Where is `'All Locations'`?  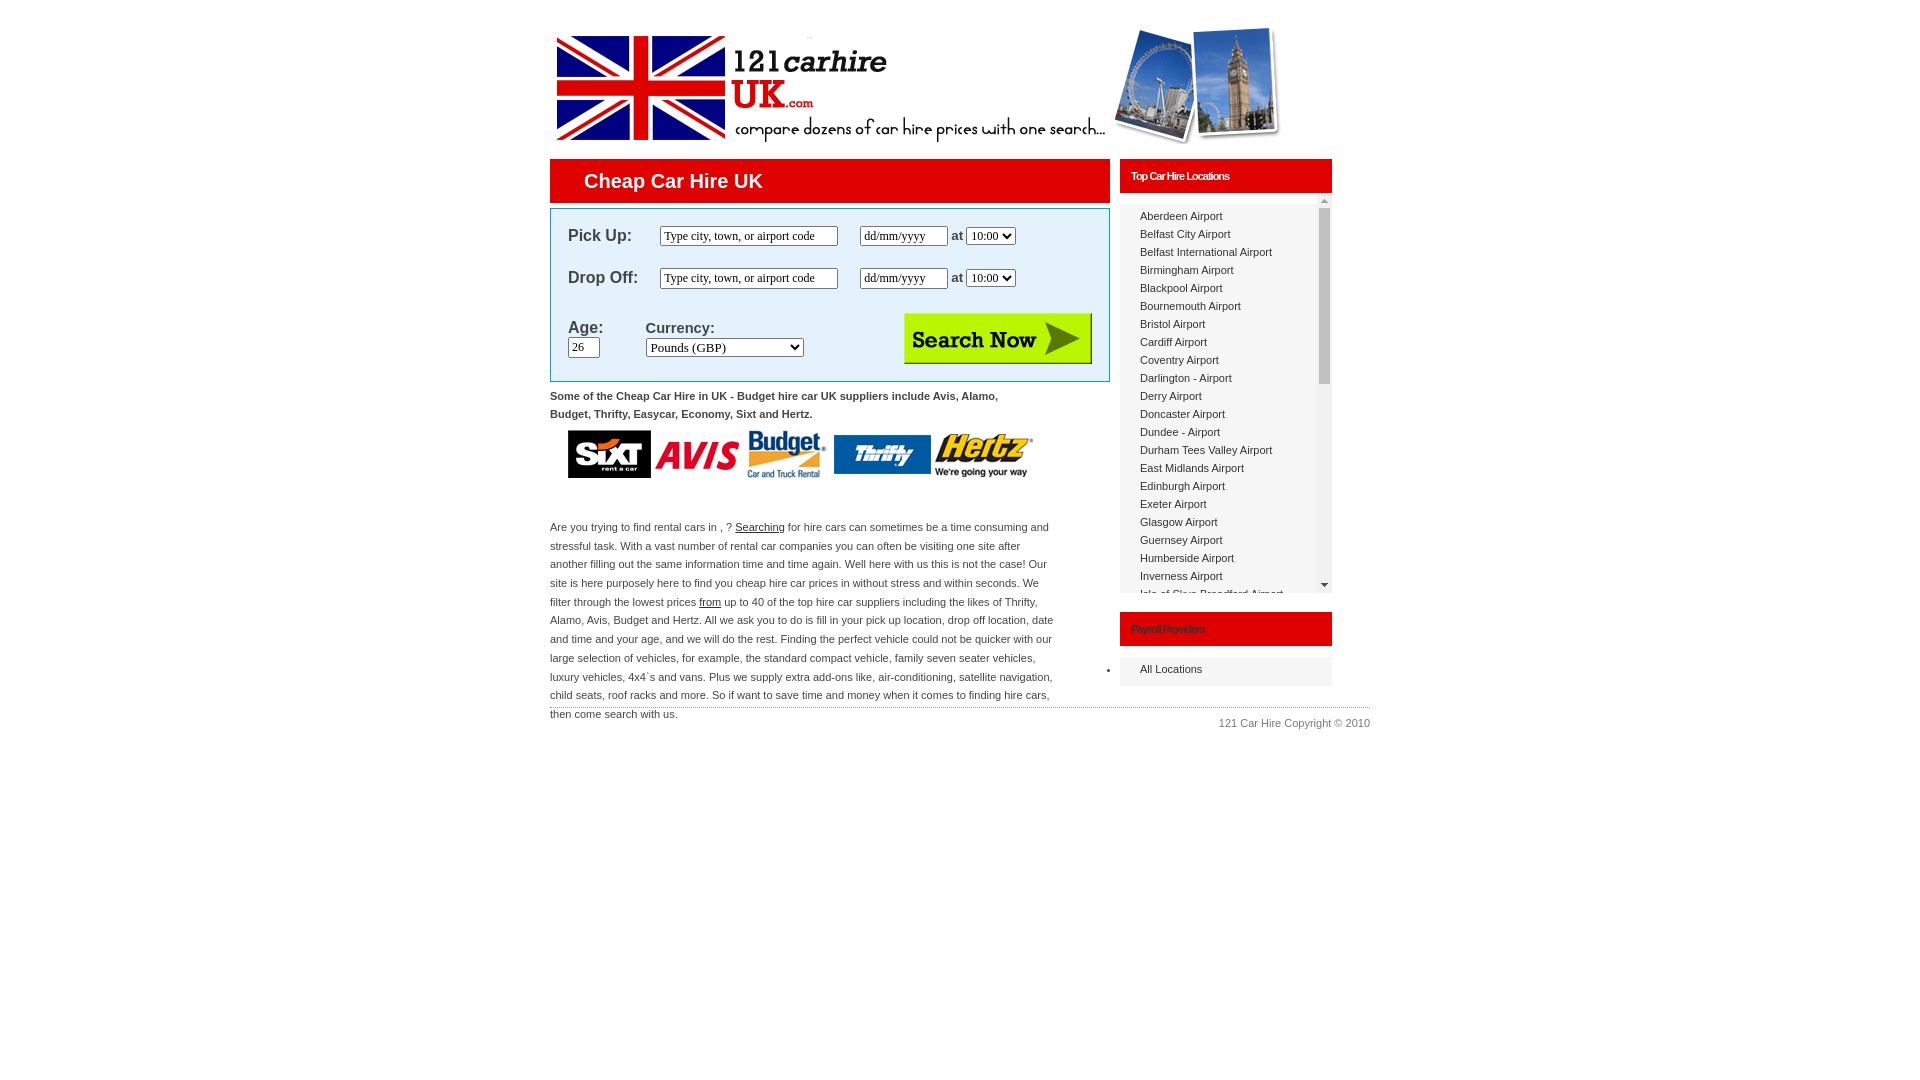
'All Locations' is located at coordinates (1171, 668).